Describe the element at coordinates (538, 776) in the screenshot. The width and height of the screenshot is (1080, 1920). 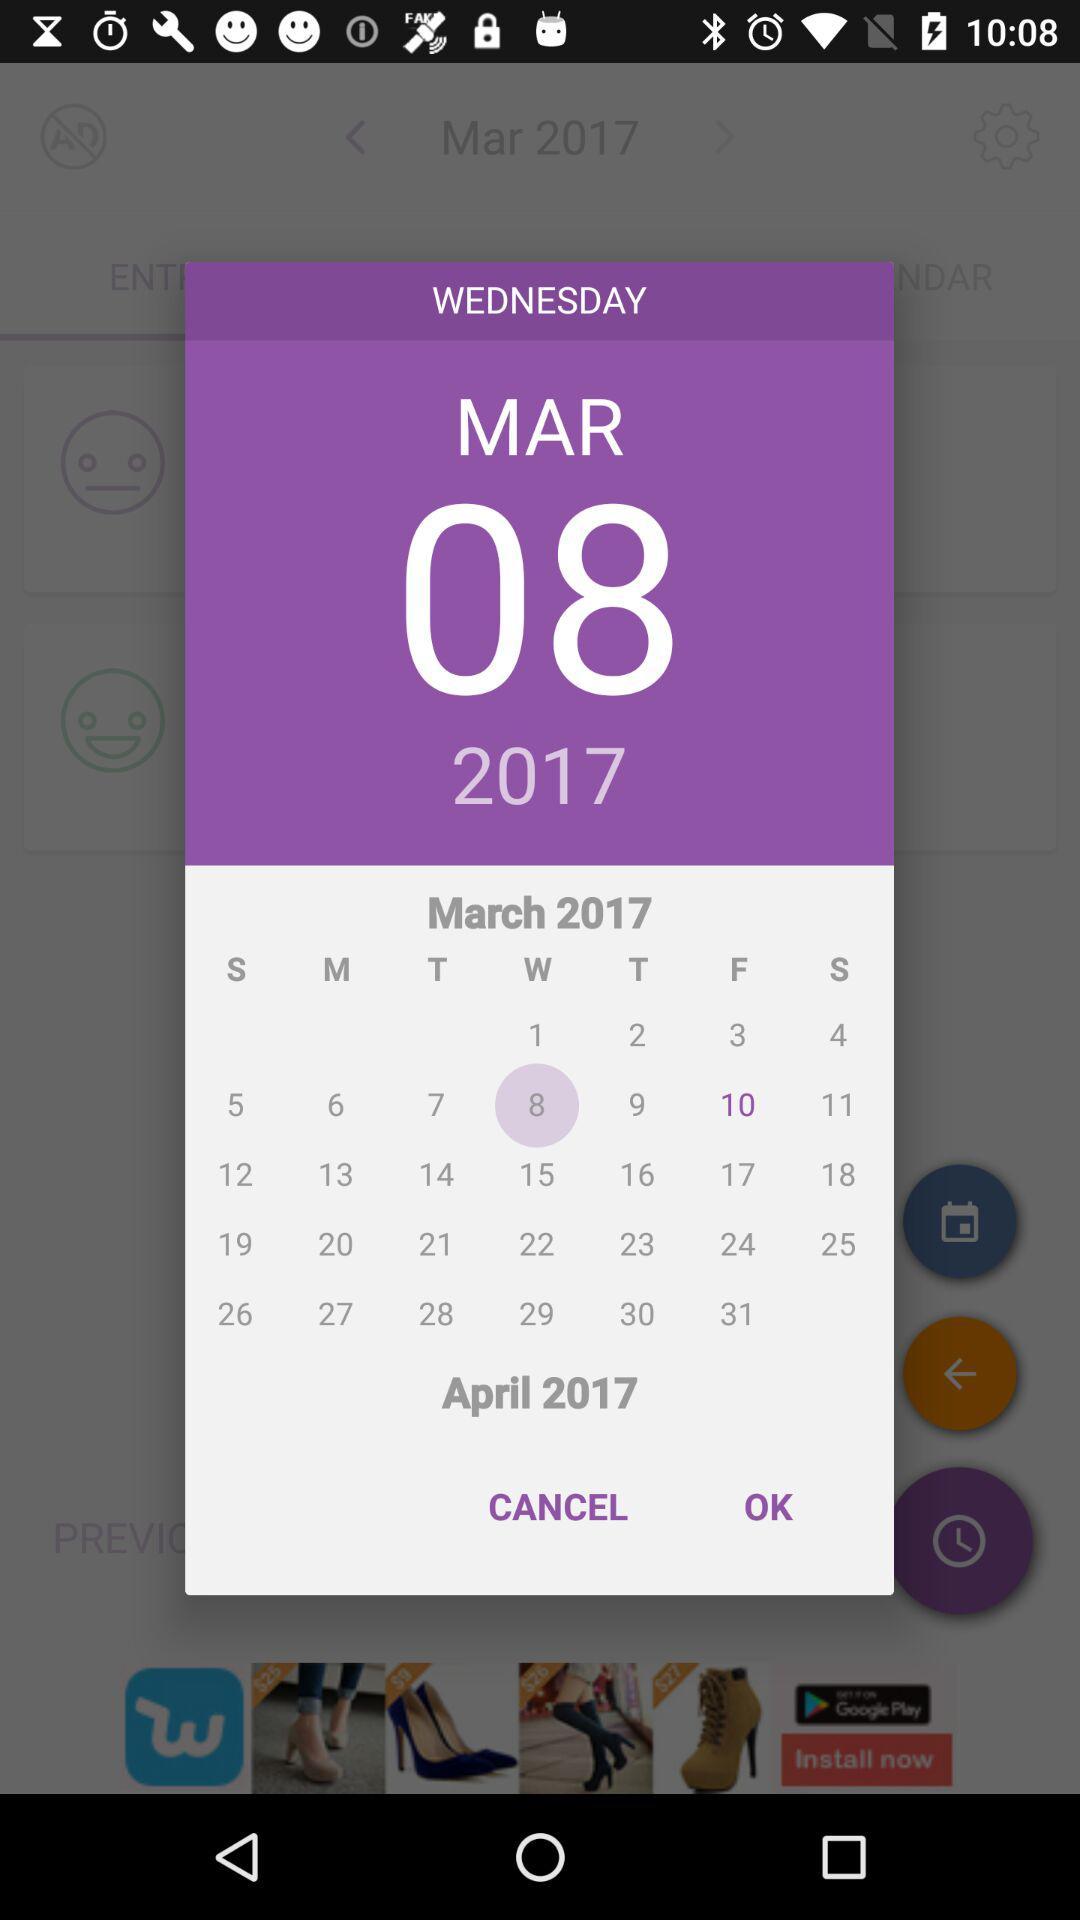
I see `the app below the 08 icon` at that location.